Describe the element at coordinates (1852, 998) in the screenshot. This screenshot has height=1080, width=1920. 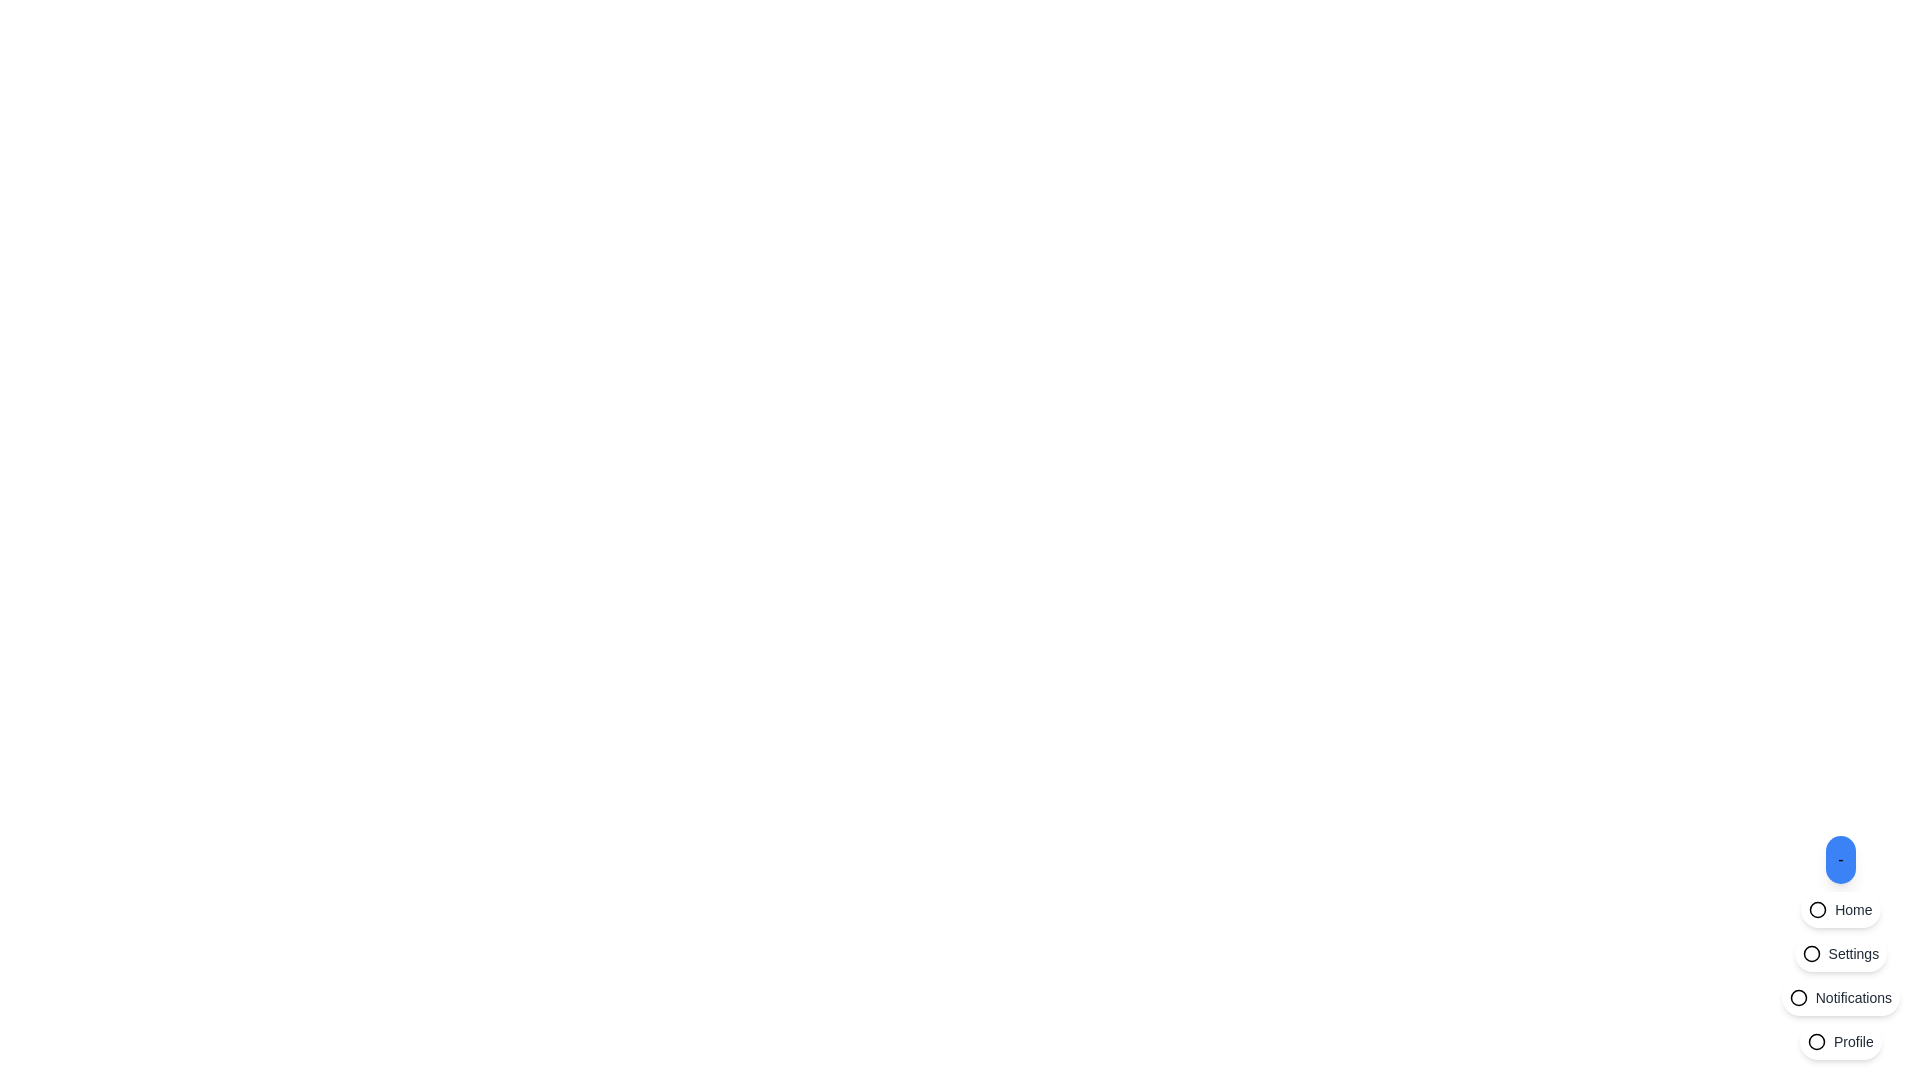
I see `text label displaying 'Notifications' located at the bottom-right corner of the interface, styled in a small gray font` at that location.